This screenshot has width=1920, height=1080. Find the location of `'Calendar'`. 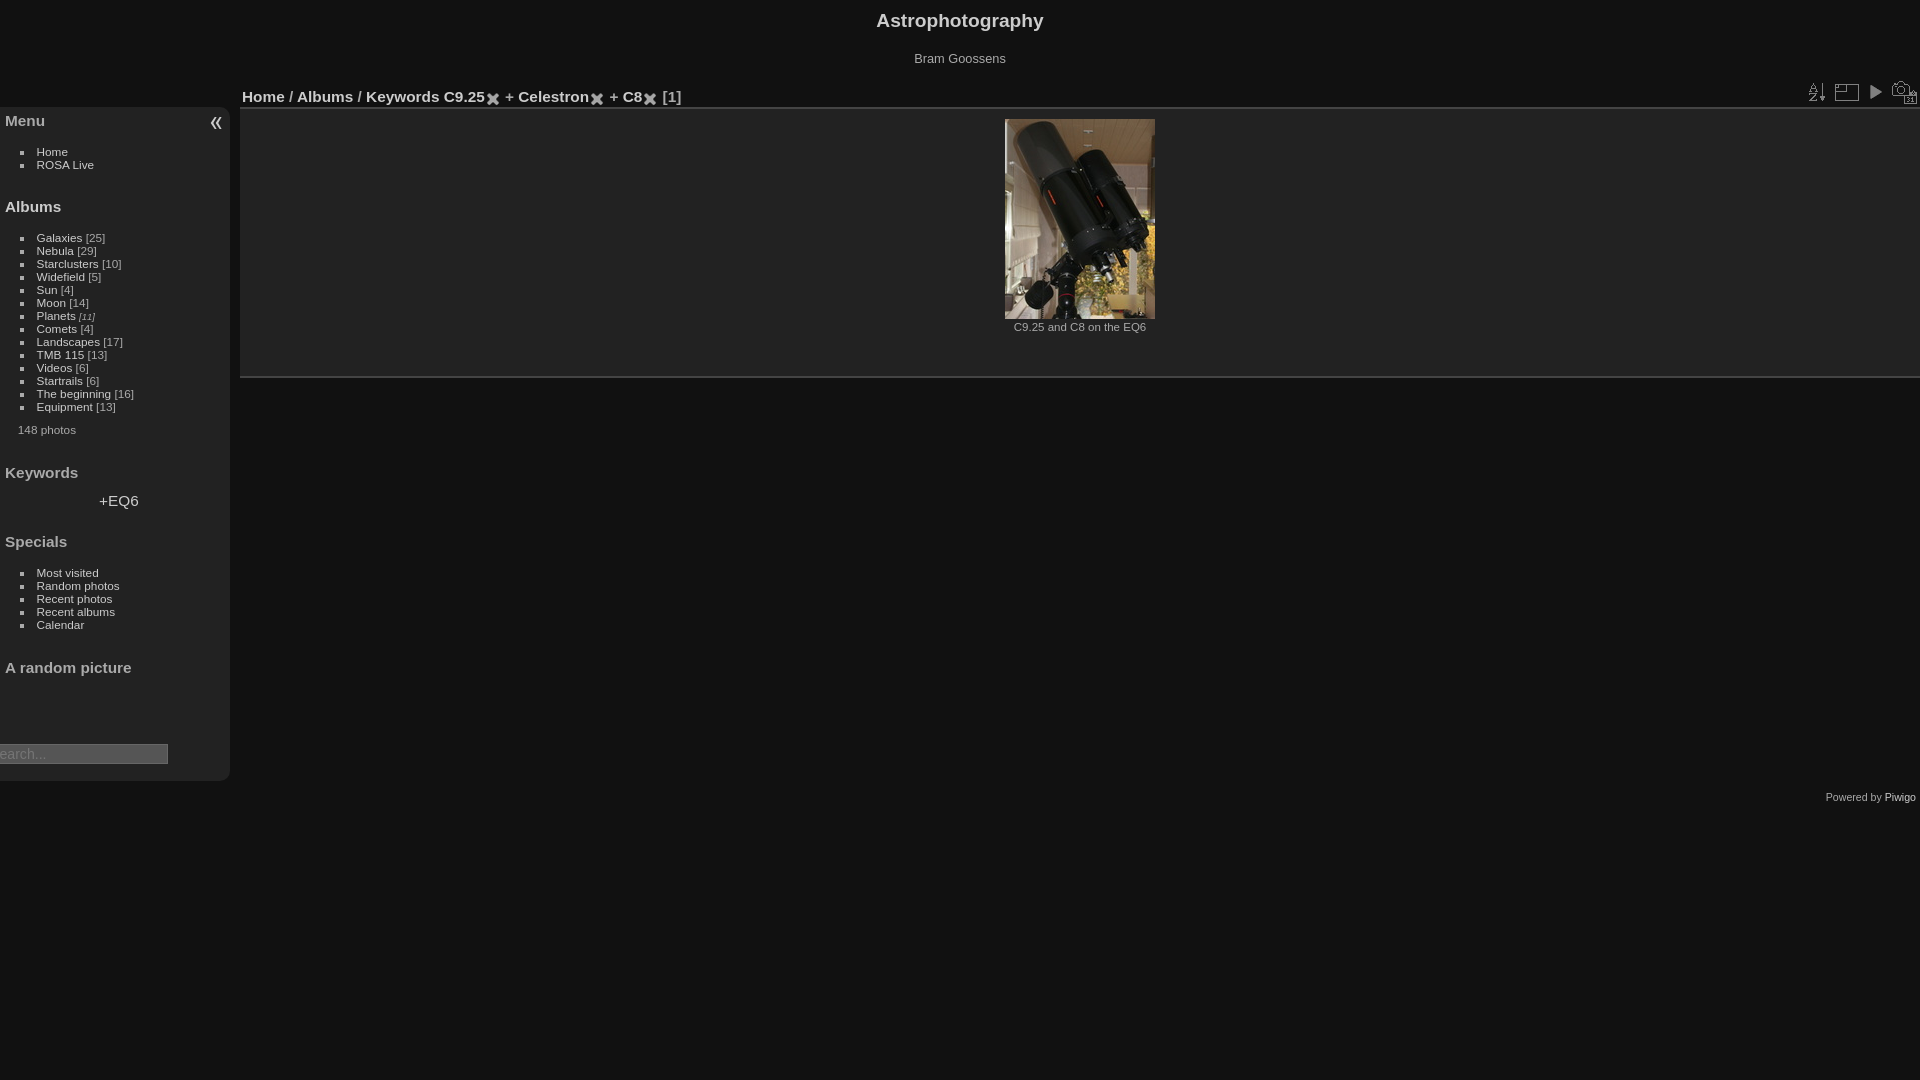

'Calendar' is located at coordinates (61, 623).